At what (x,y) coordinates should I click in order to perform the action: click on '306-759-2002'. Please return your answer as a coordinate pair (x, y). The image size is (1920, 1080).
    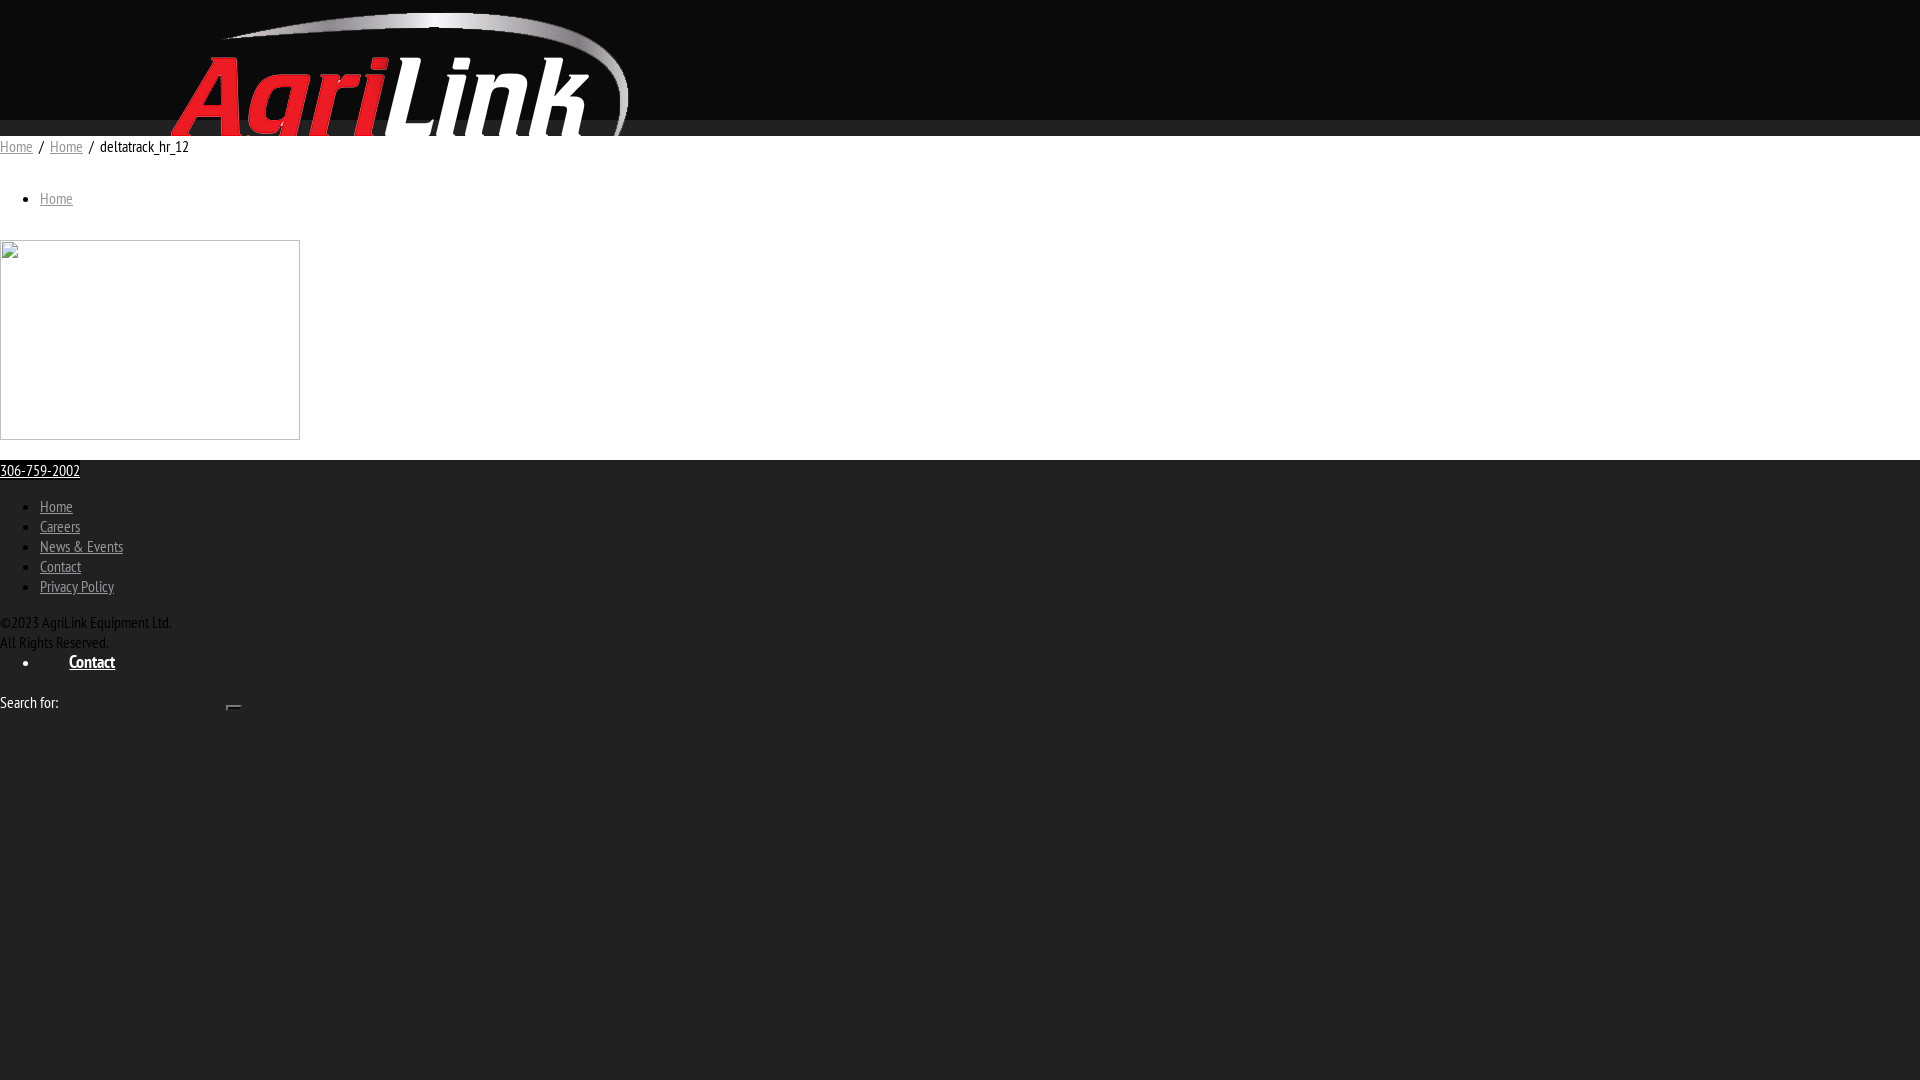
    Looking at the image, I should click on (39, 470).